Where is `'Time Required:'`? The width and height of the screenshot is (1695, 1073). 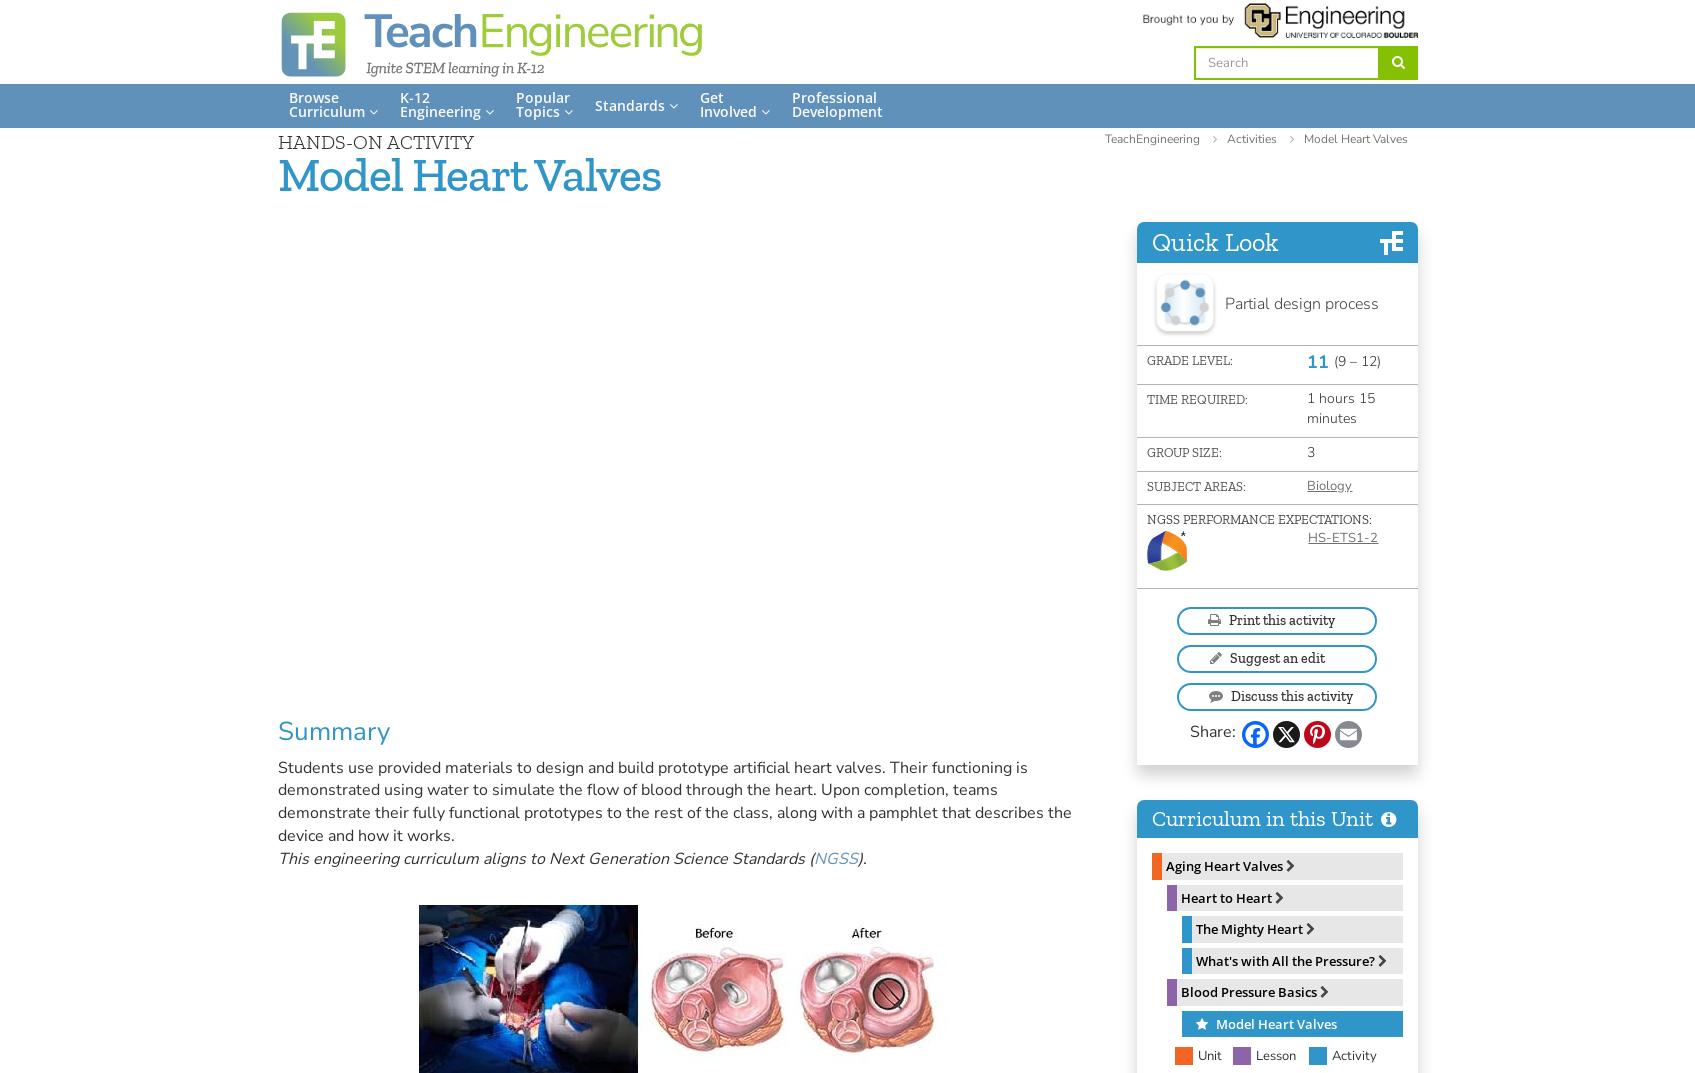 'Time Required:' is located at coordinates (1146, 397).